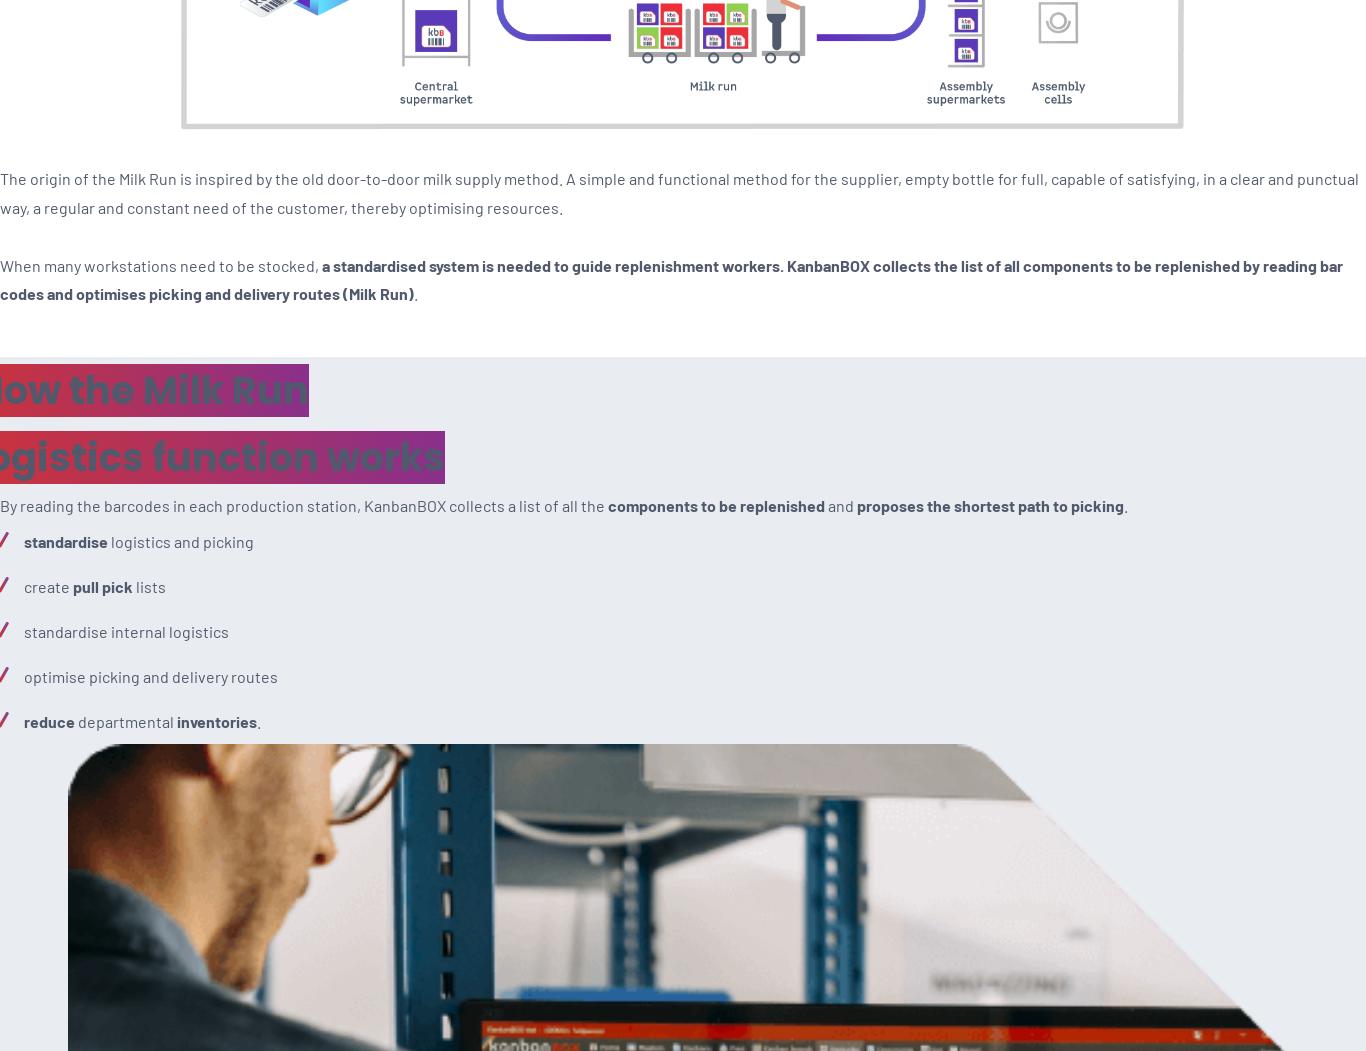 Image resolution: width=1366 pixels, height=1051 pixels. Describe the element at coordinates (15, 837) in the screenshot. I see `'Ask for a Demo'` at that location.